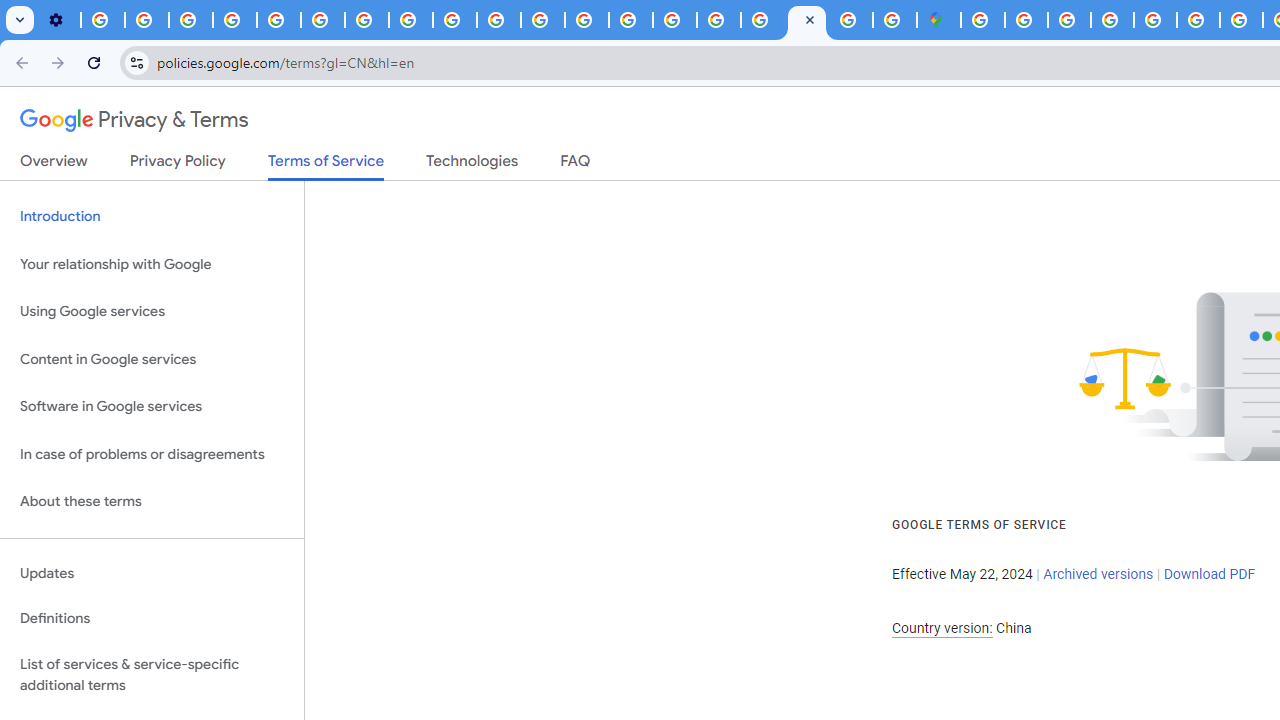 The width and height of the screenshot is (1280, 720). I want to click on 'List of services & service-specific additional terms', so click(151, 675).